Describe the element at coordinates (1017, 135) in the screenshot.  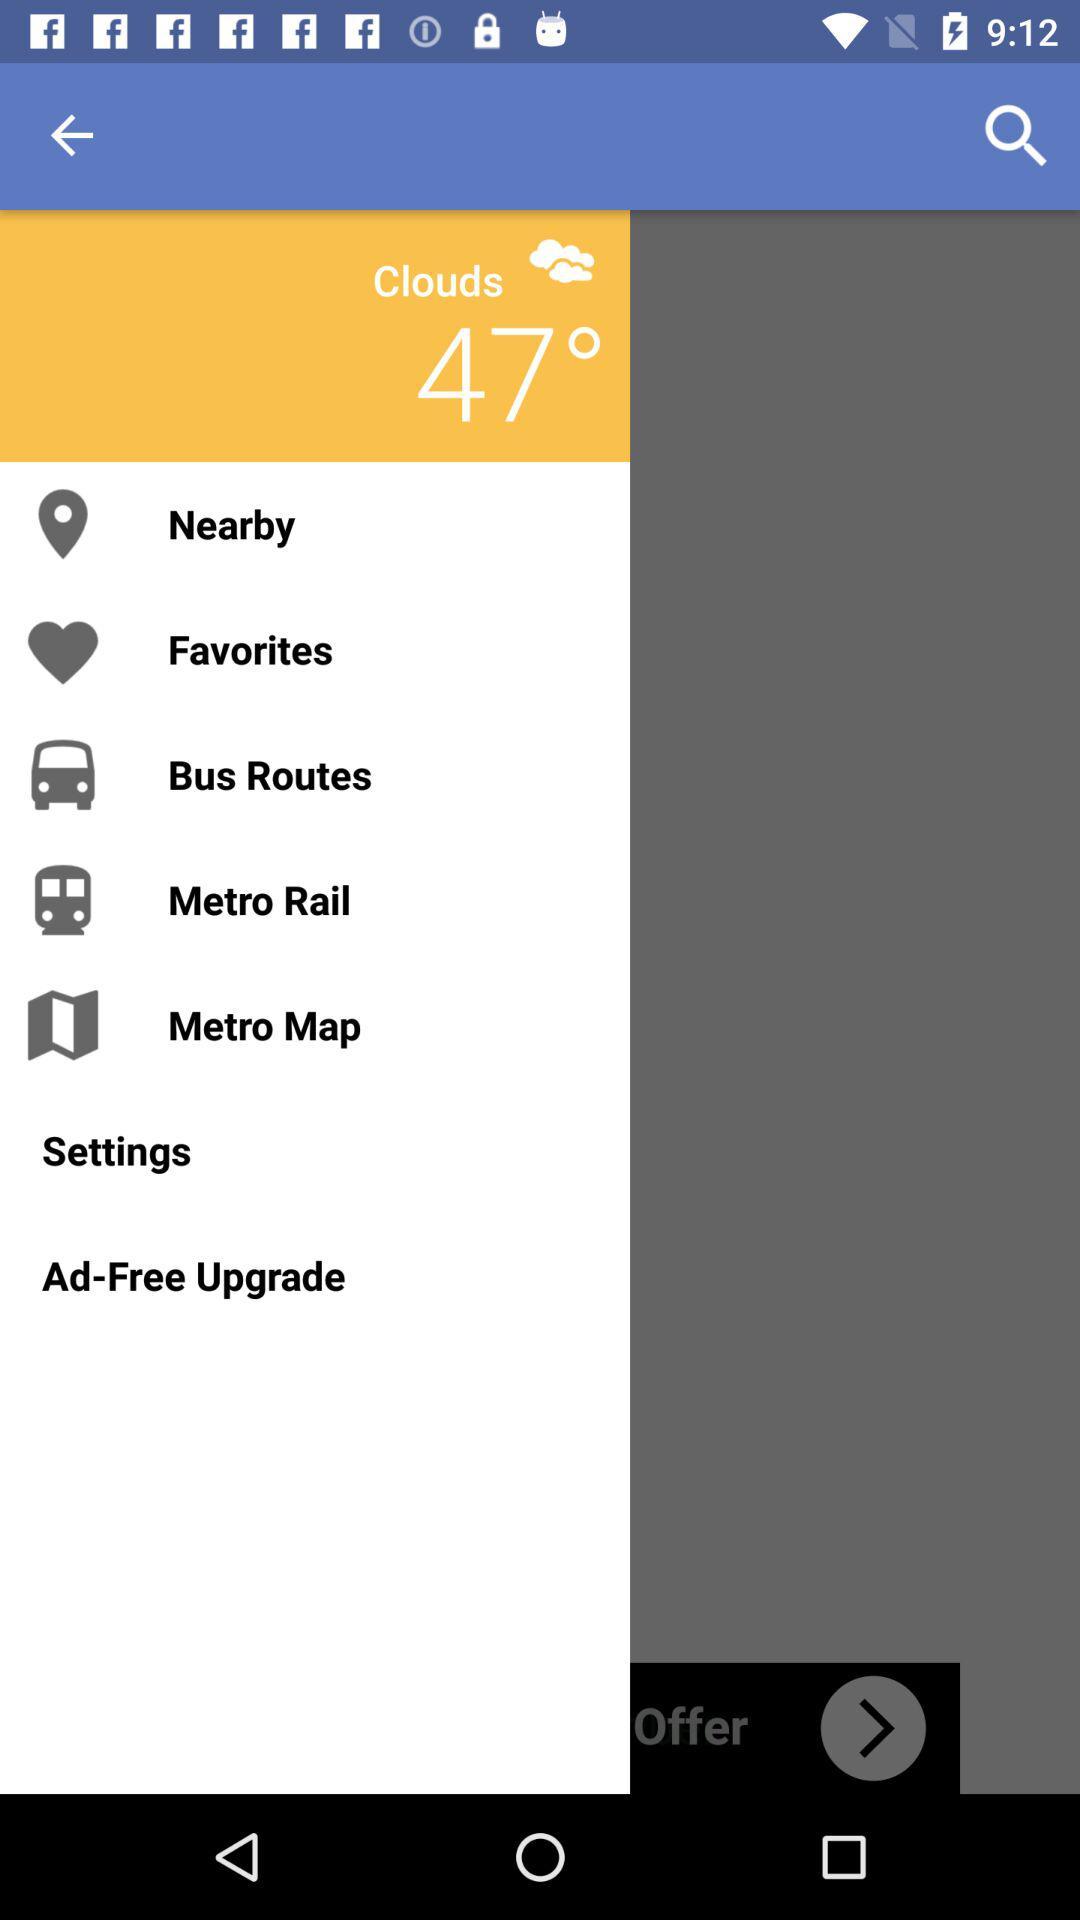
I see `icon at the top right corner` at that location.